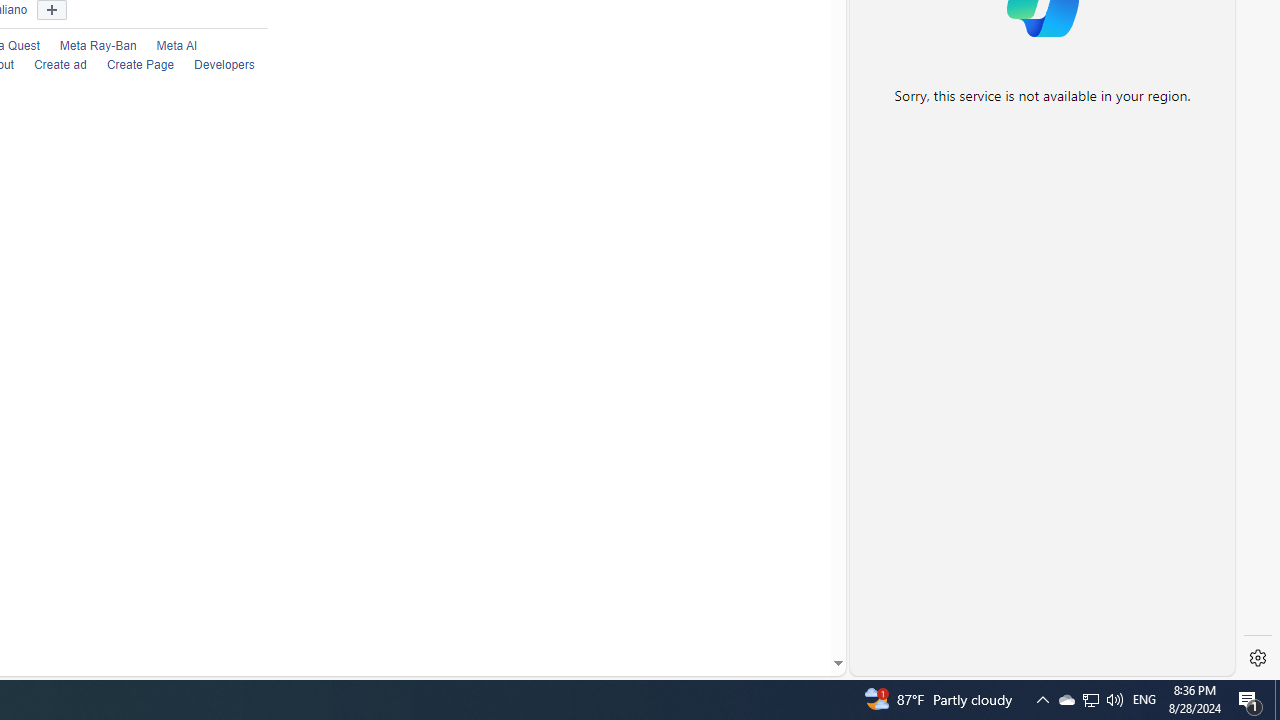  Describe the element at coordinates (129, 65) in the screenshot. I see `'Create Page'` at that location.